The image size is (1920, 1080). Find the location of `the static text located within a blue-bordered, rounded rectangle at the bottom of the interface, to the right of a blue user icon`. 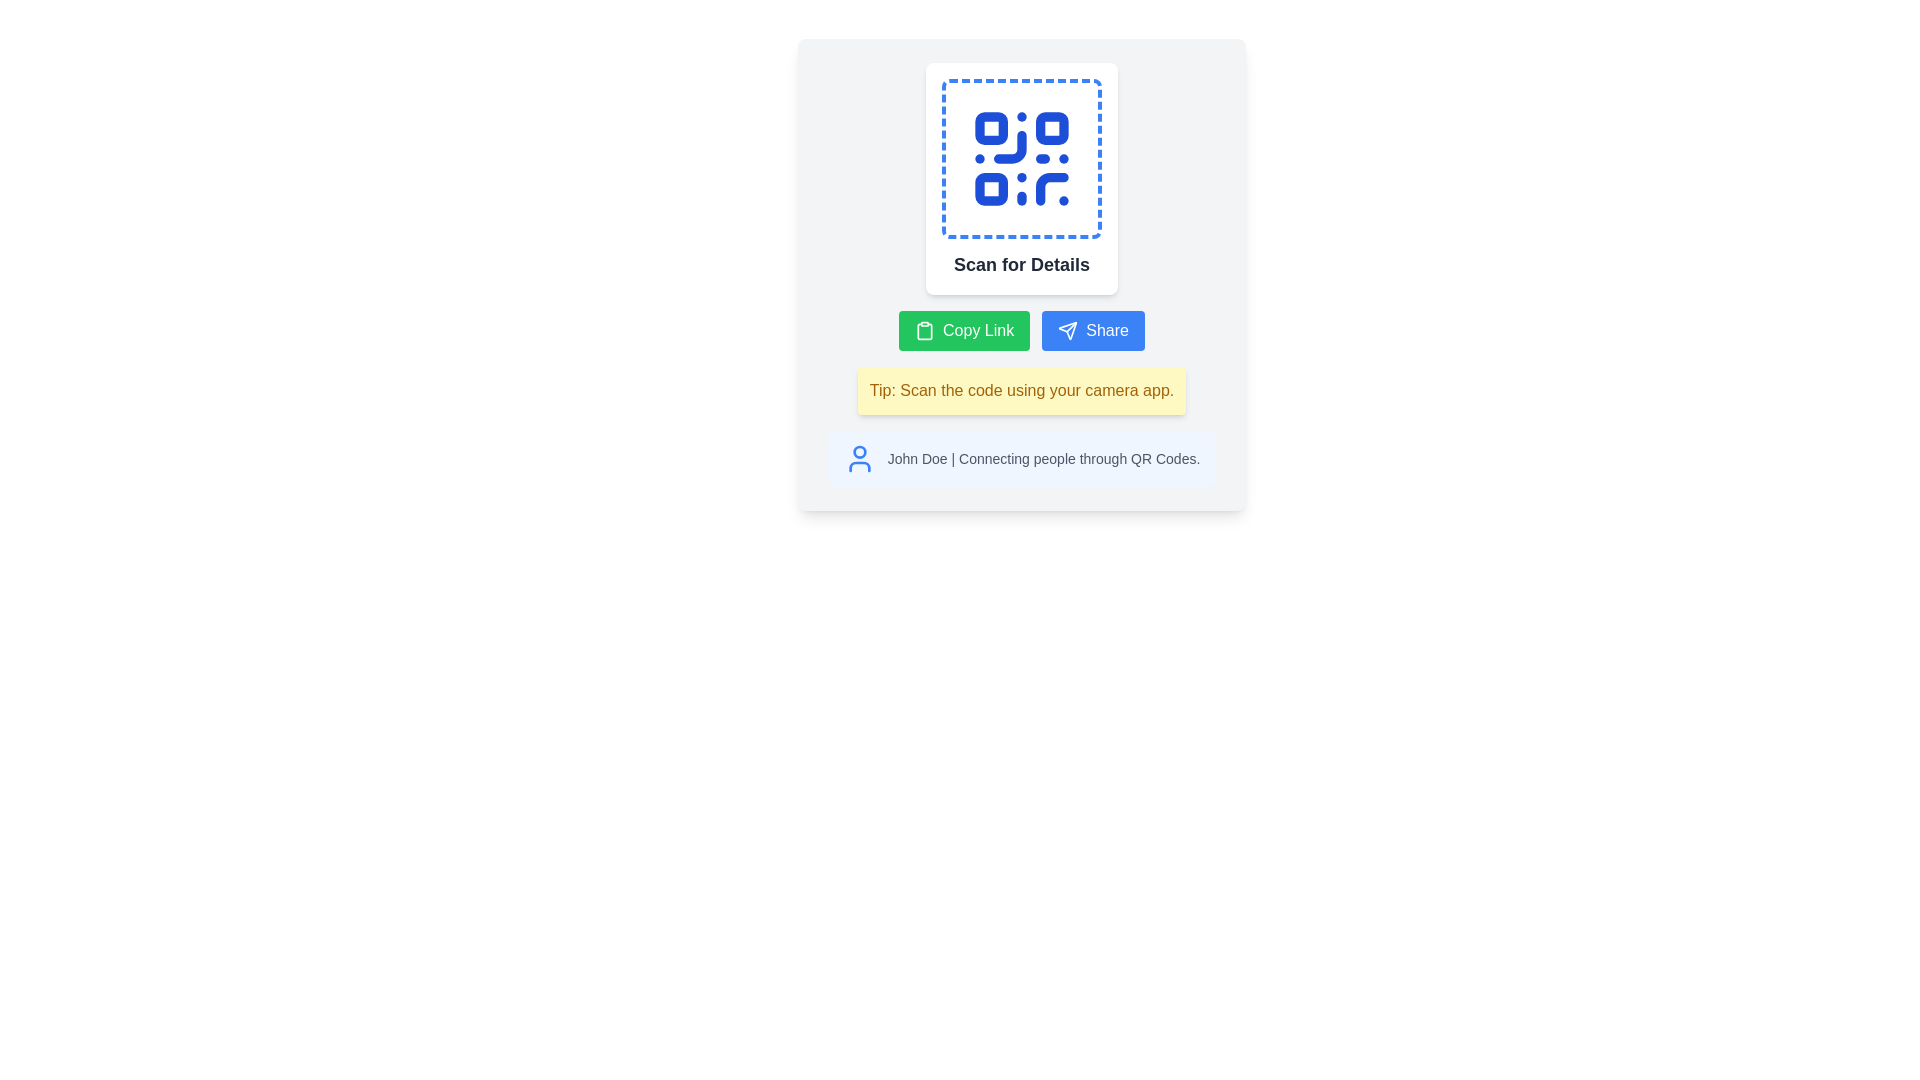

the static text located within a blue-bordered, rounded rectangle at the bottom of the interface, to the right of a blue user icon is located at coordinates (1042, 459).